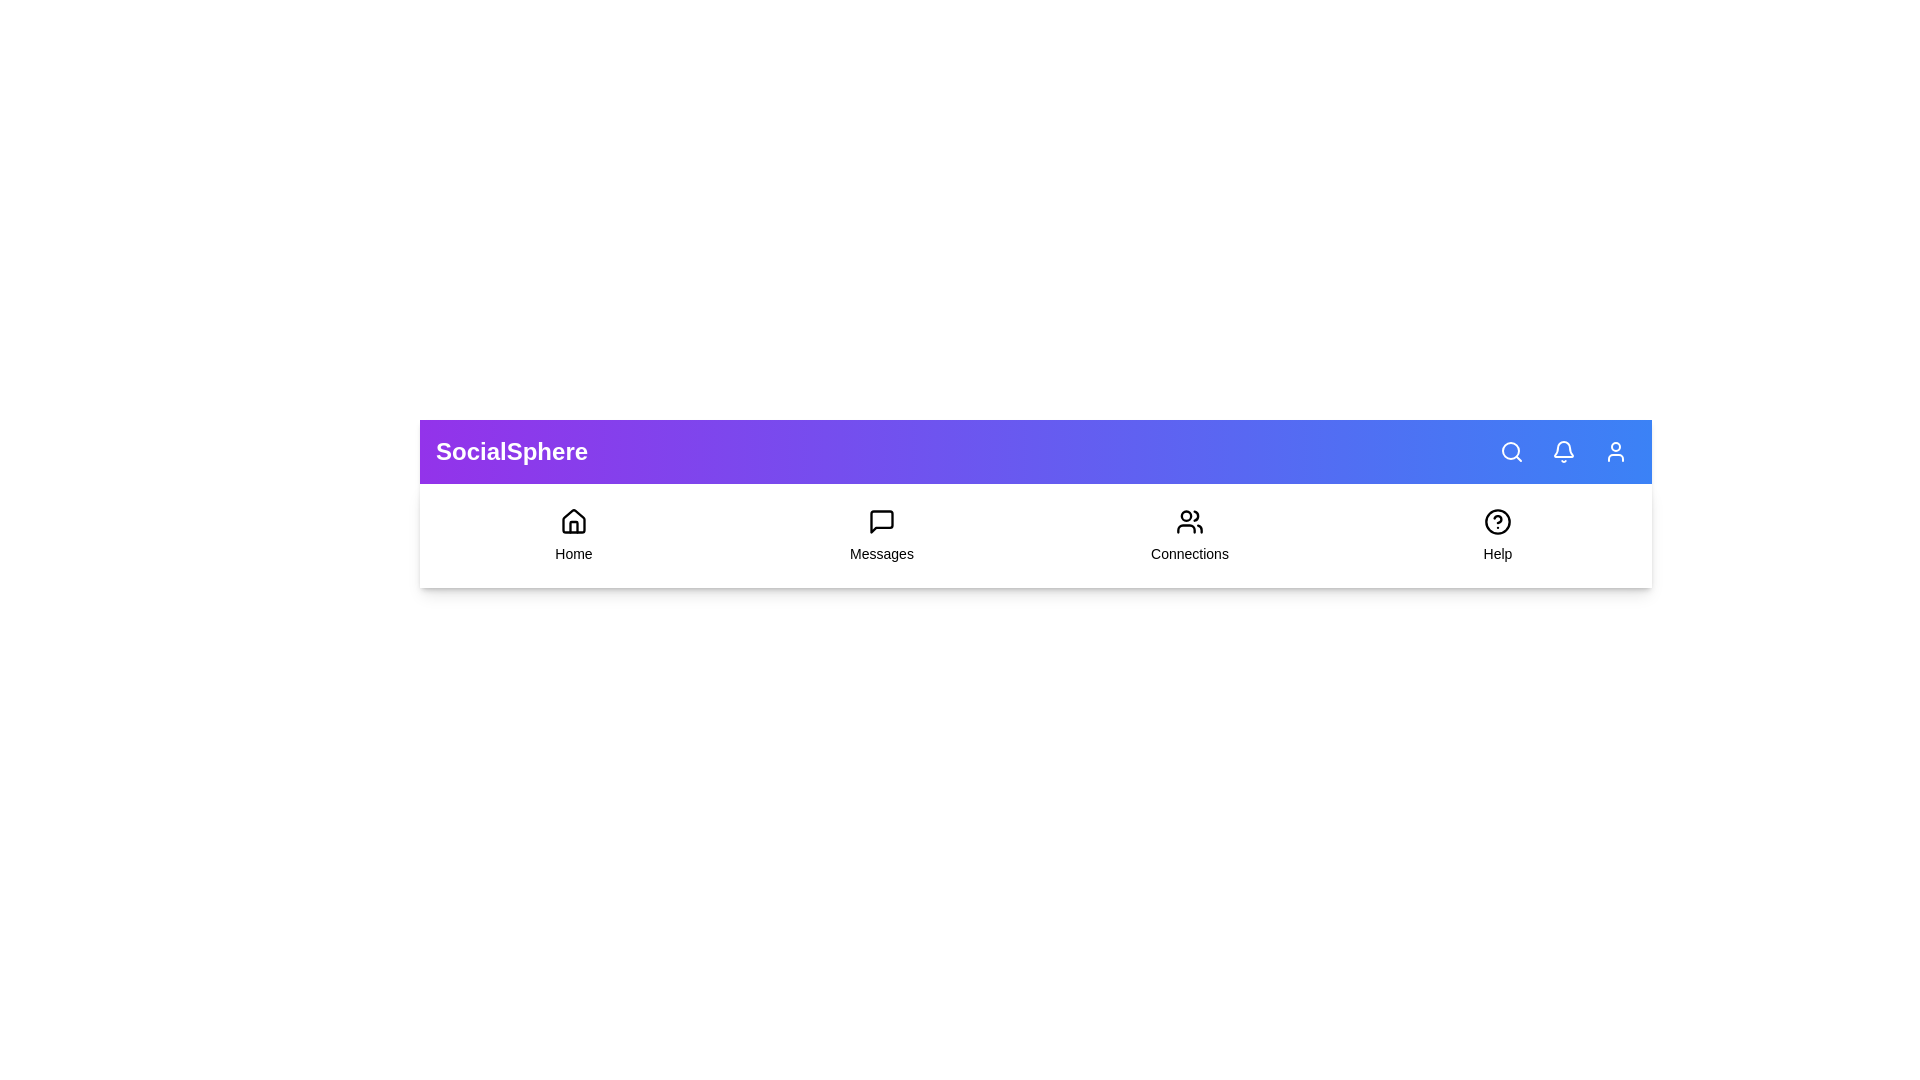 This screenshot has height=1080, width=1920. What do you see at coordinates (1497, 535) in the screenshot?
I see `the 'Help' menu item` at bounding box center [1497, 535].